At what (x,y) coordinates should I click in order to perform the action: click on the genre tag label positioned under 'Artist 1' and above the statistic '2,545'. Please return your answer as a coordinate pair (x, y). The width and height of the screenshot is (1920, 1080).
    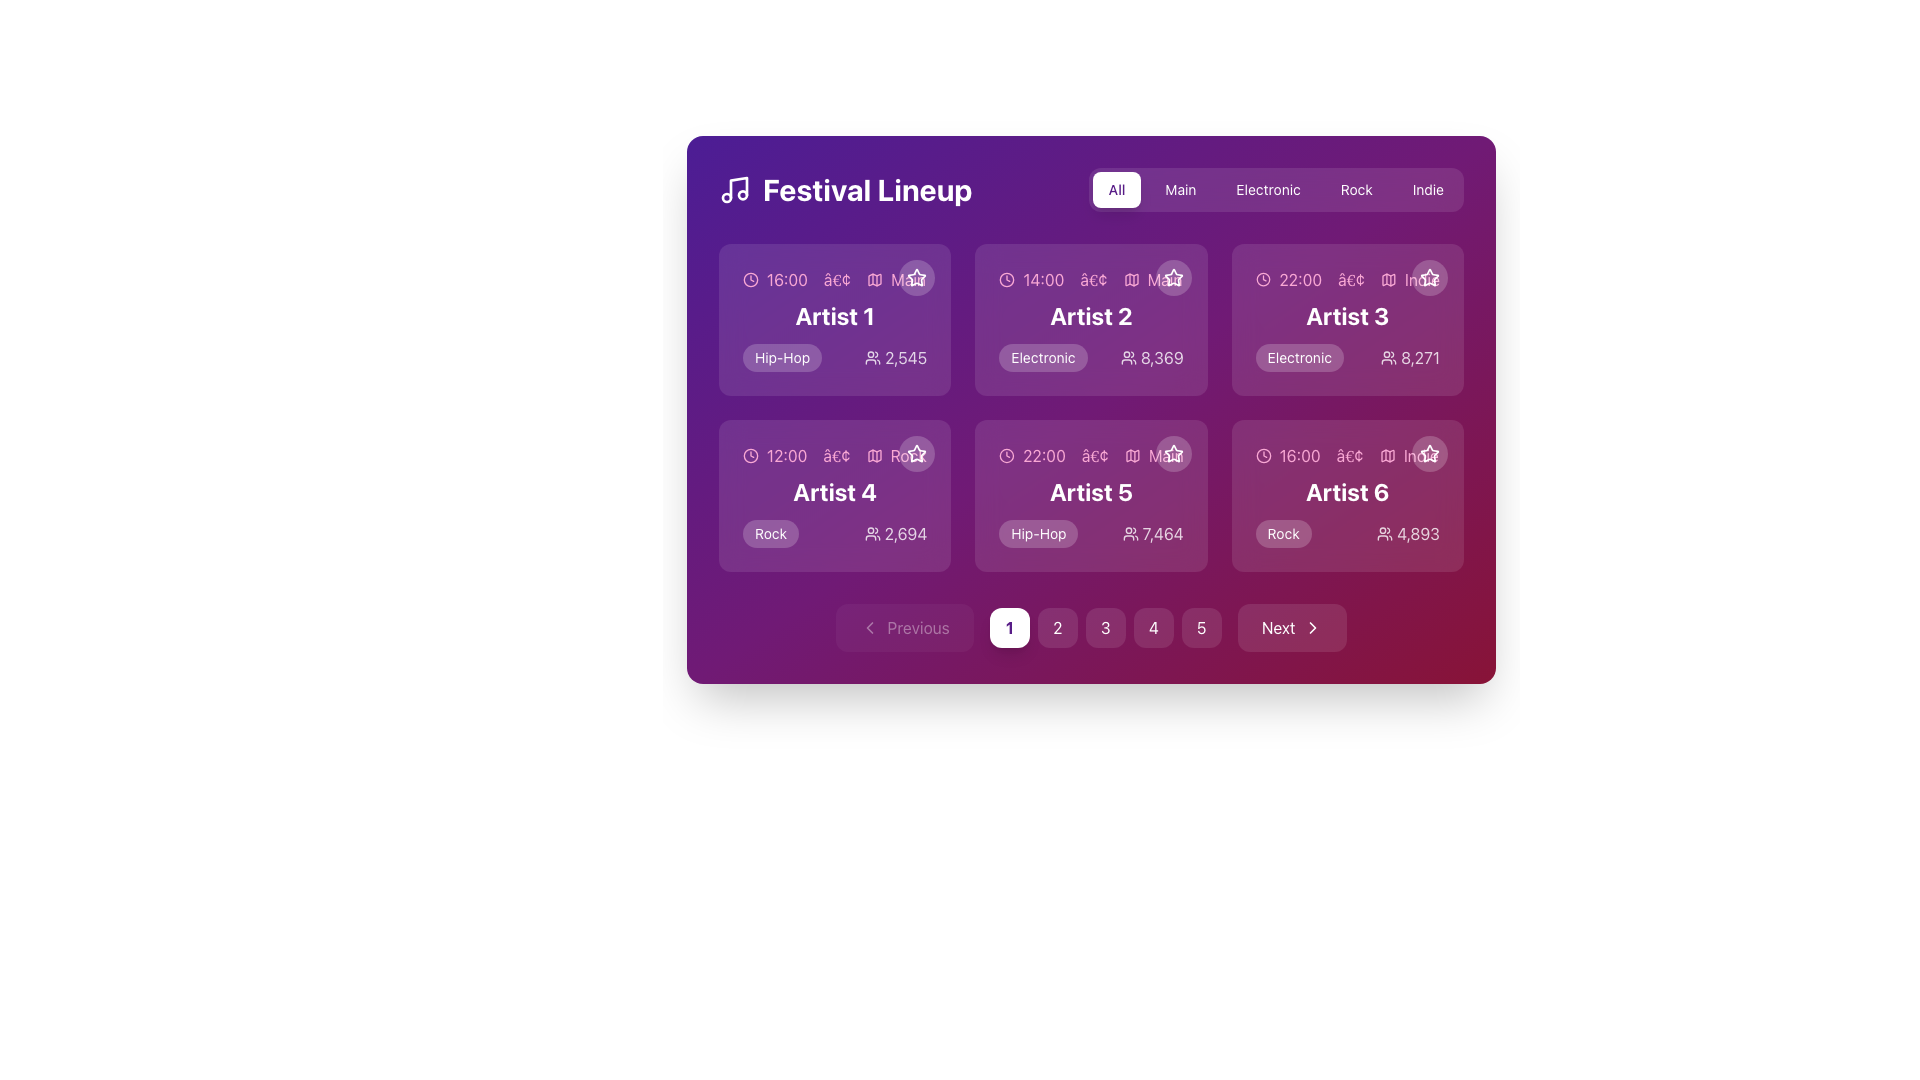
    Looking at the image, I should click on (781, 357).